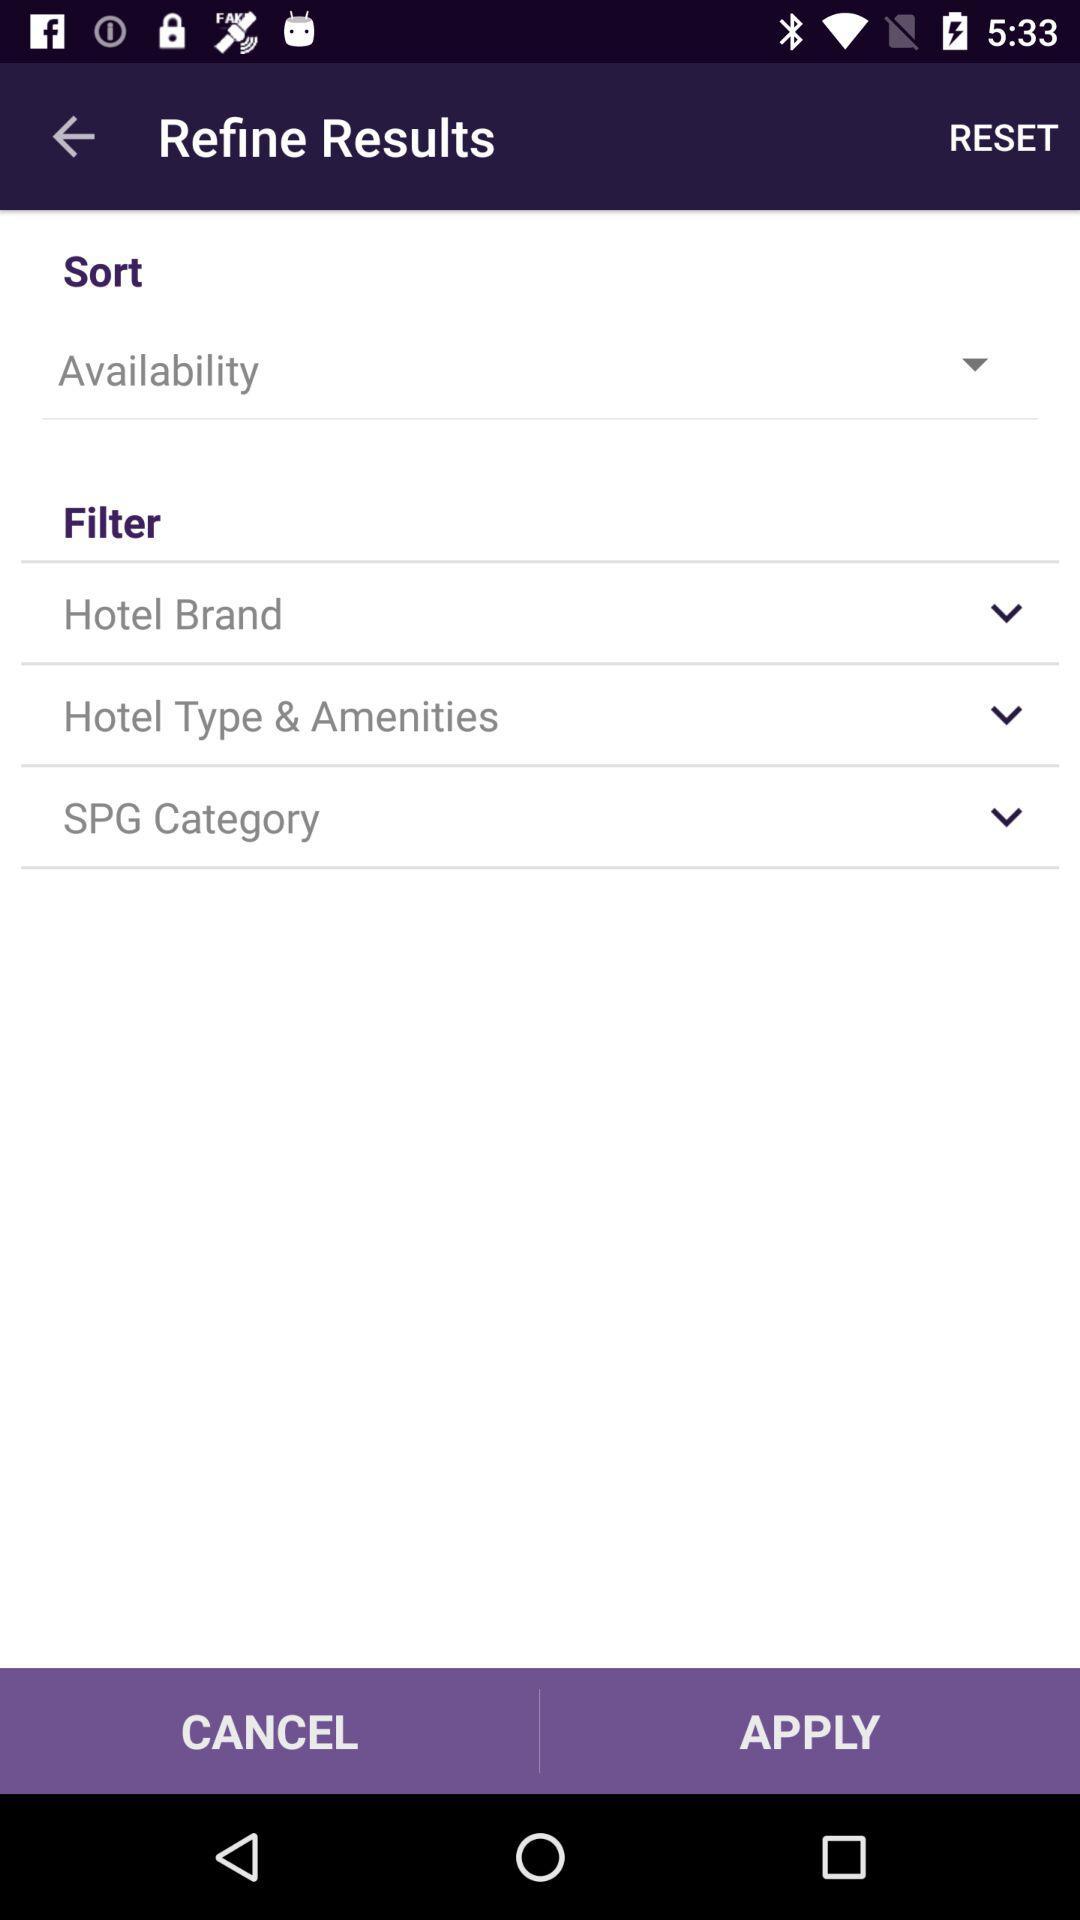  Describe the element at coordinates (268, 1730) in the screenshot. I see `the cancel item` at that location.